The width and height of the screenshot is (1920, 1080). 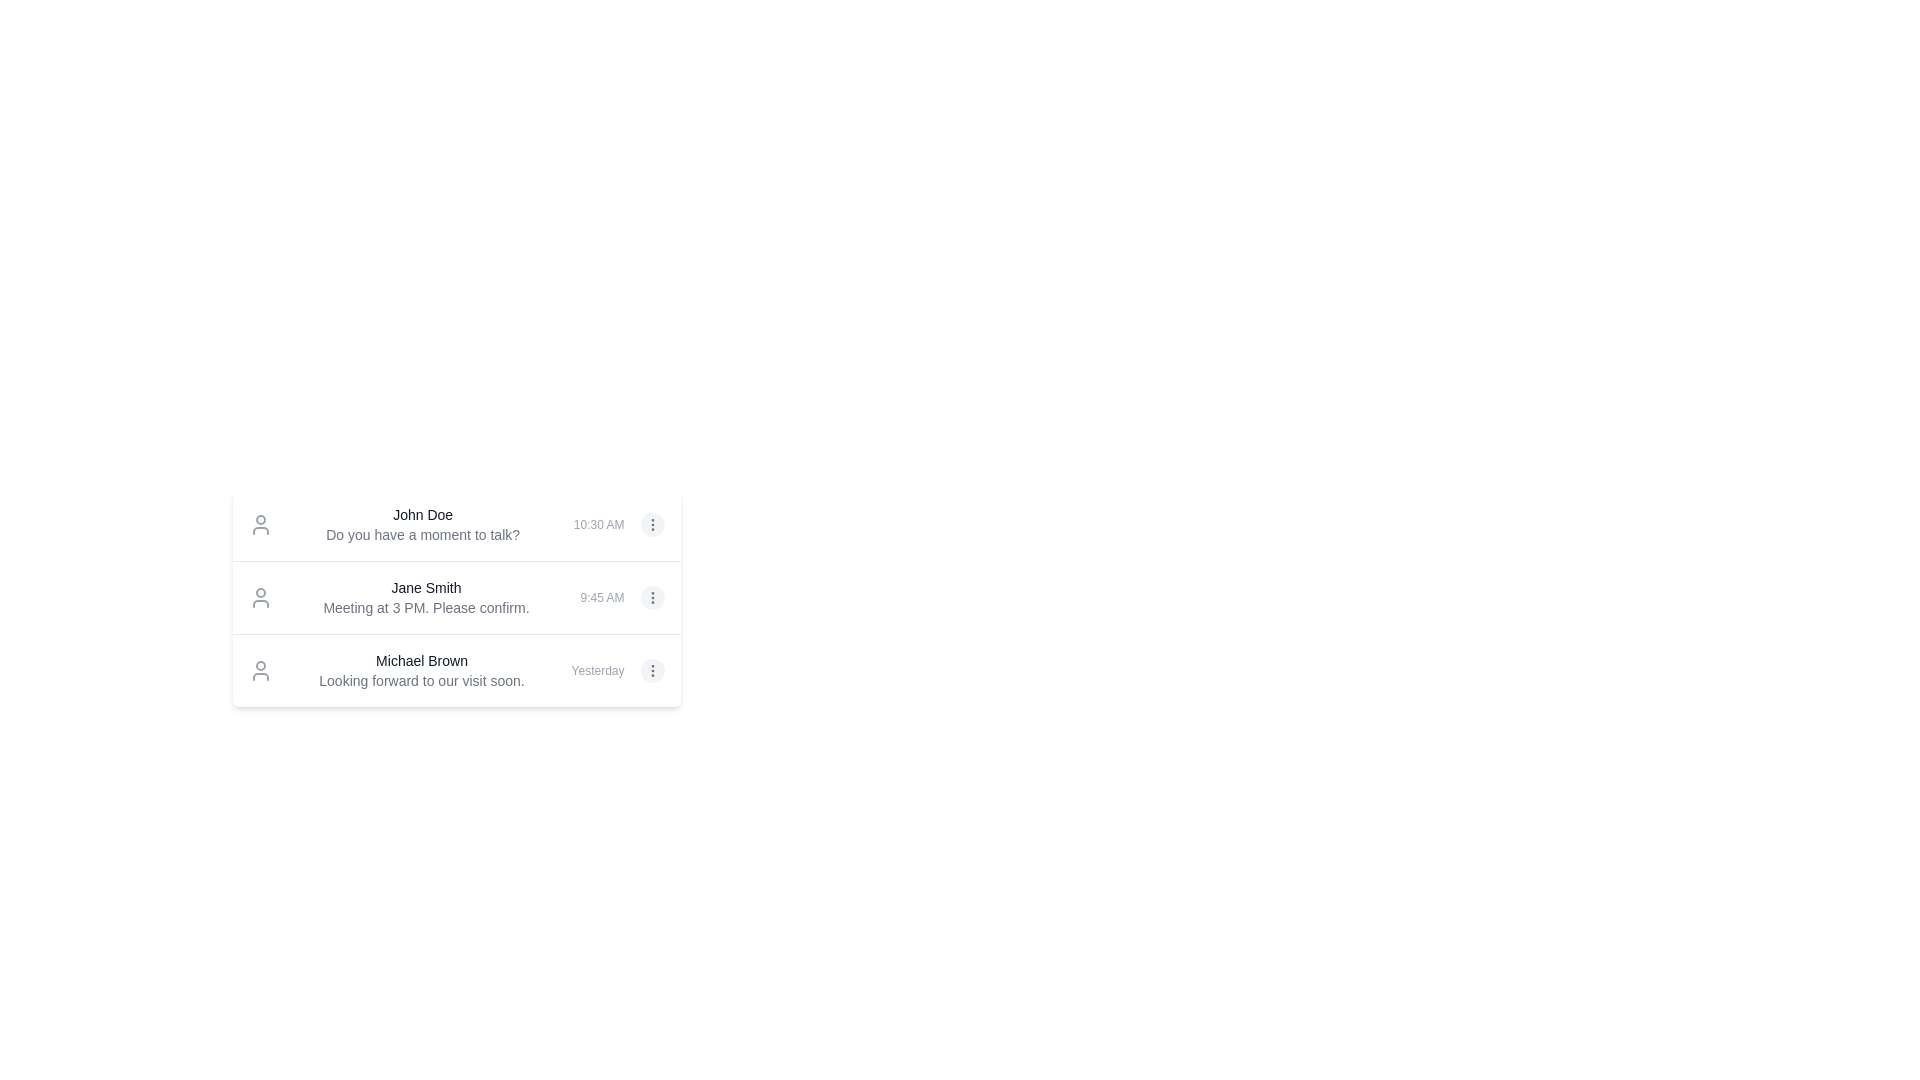 I want to click on the second message list item, which provides a summary of the message content, so click(x=455, y=572).